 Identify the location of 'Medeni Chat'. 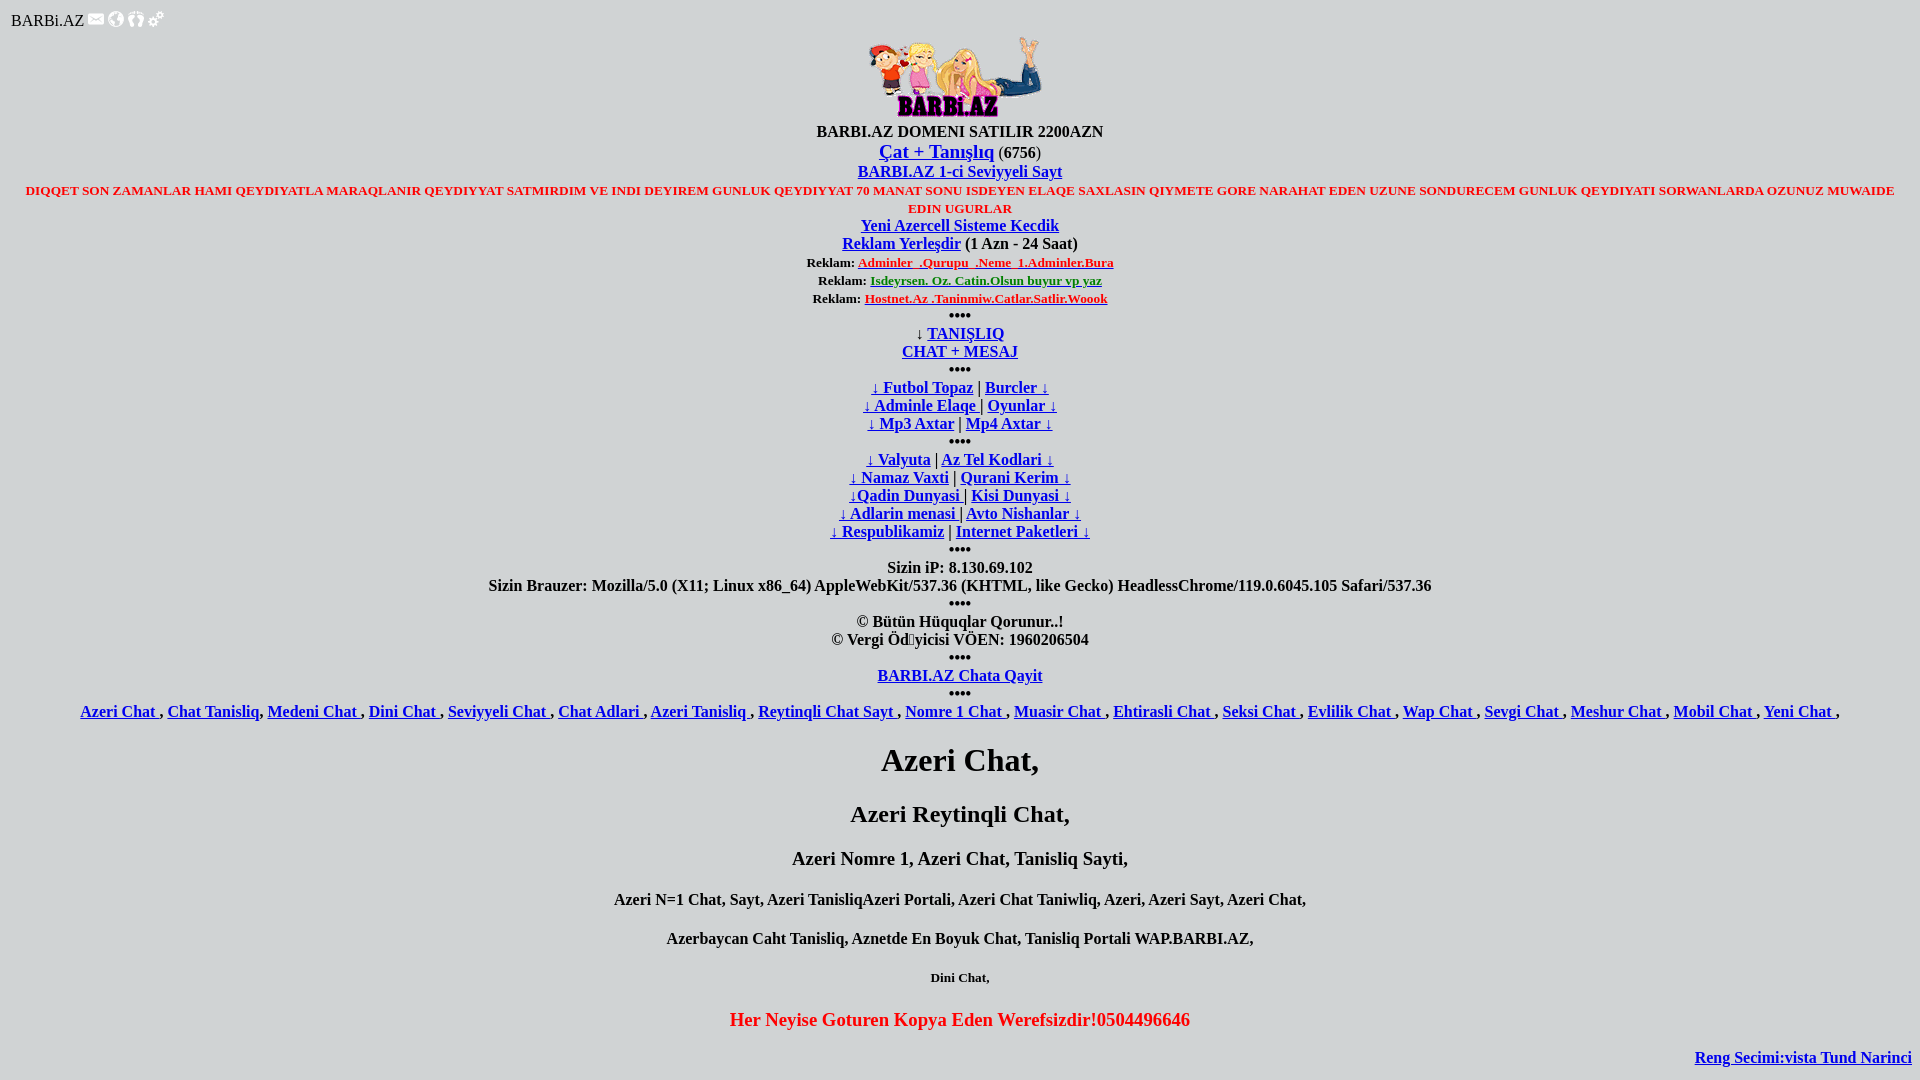
(266, 710).